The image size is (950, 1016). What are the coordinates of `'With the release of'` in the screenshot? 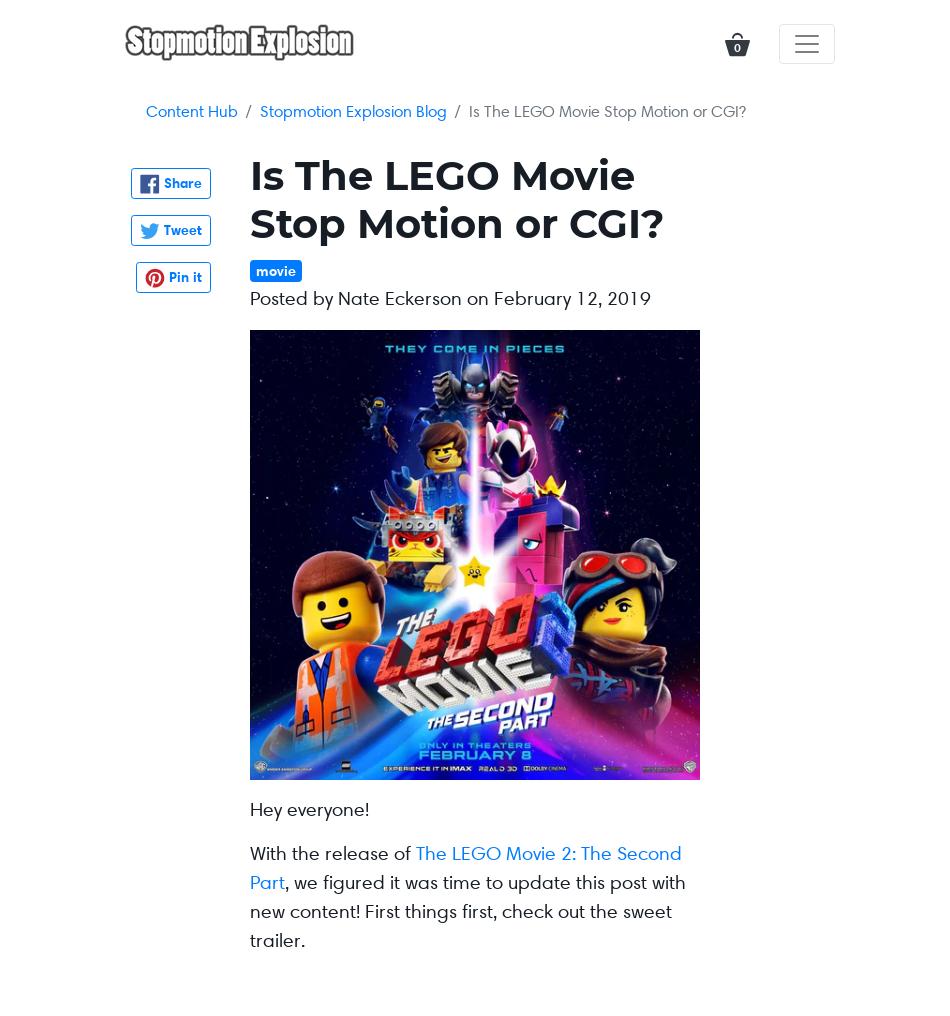 It's located at (331, 853).